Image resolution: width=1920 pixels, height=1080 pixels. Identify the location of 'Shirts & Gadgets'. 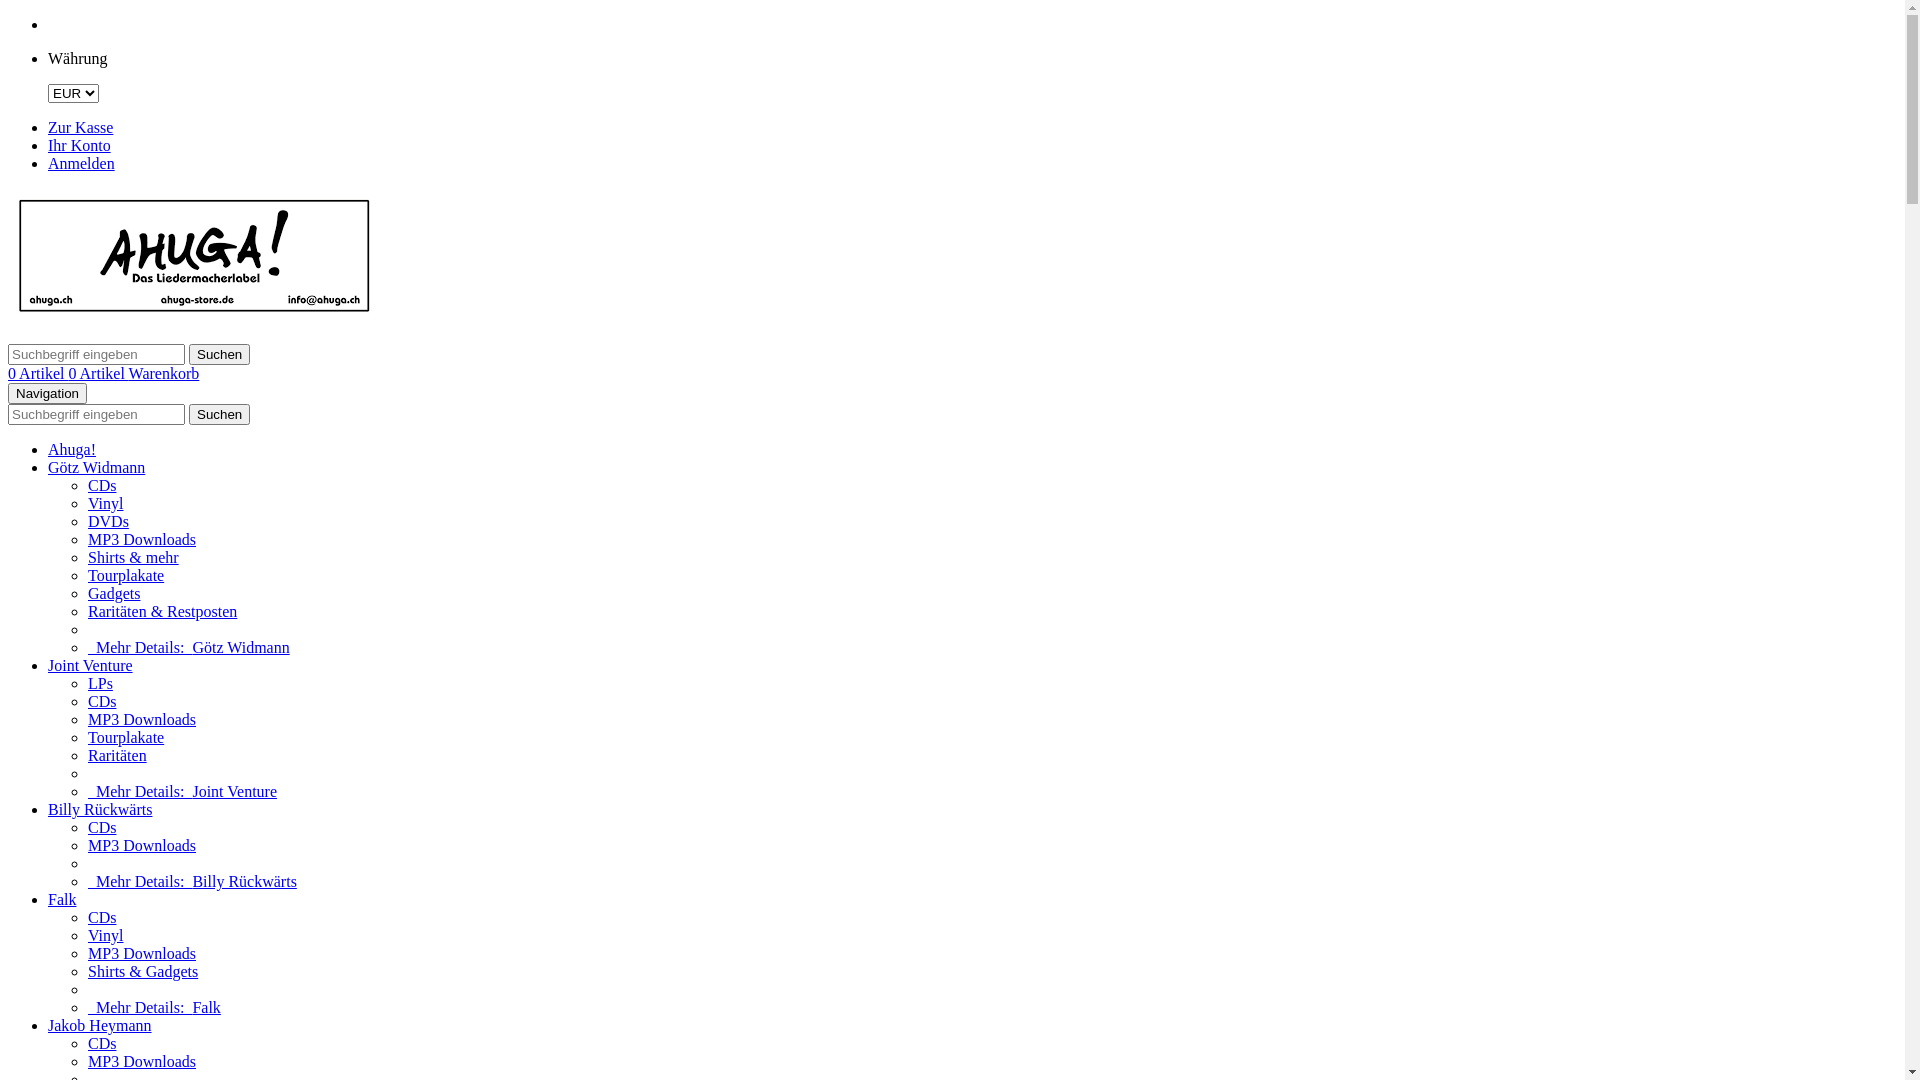
(142, 970).